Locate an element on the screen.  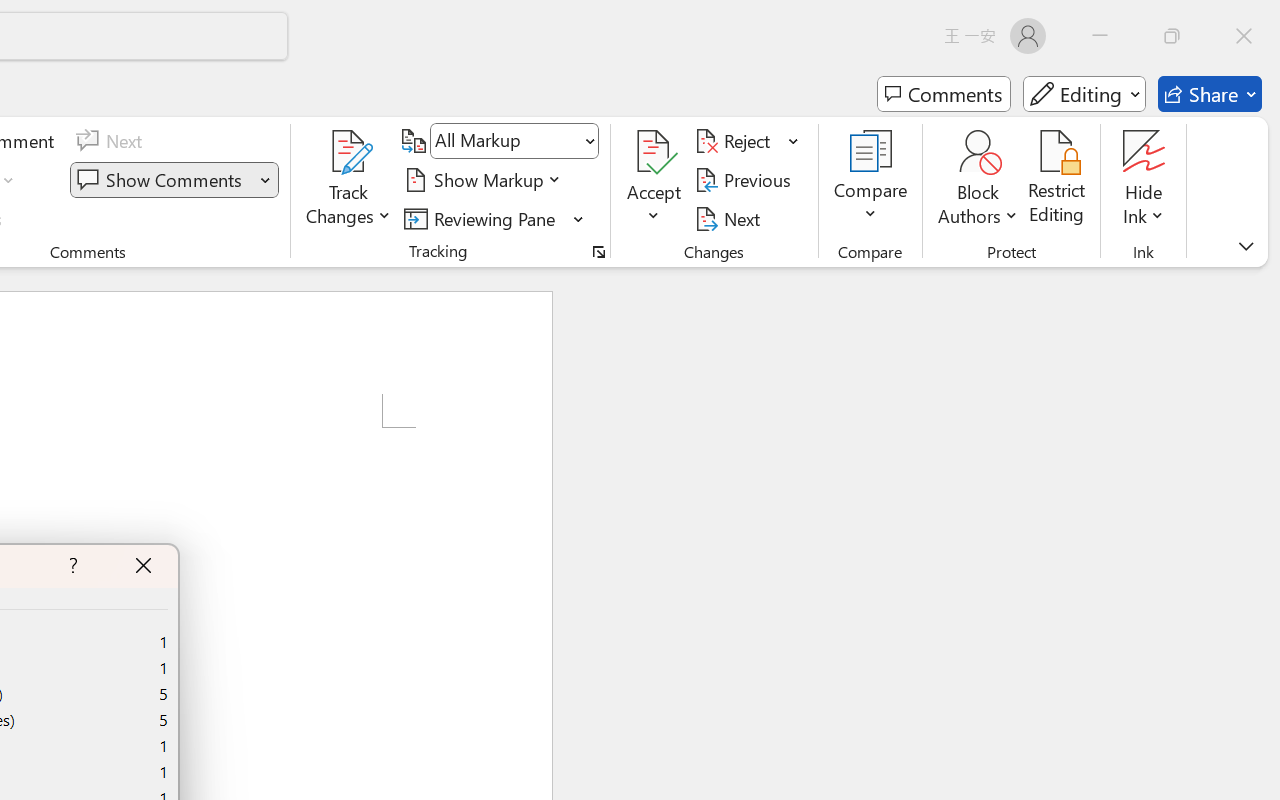
'Display for Review' is located at coordinates (514, 141).